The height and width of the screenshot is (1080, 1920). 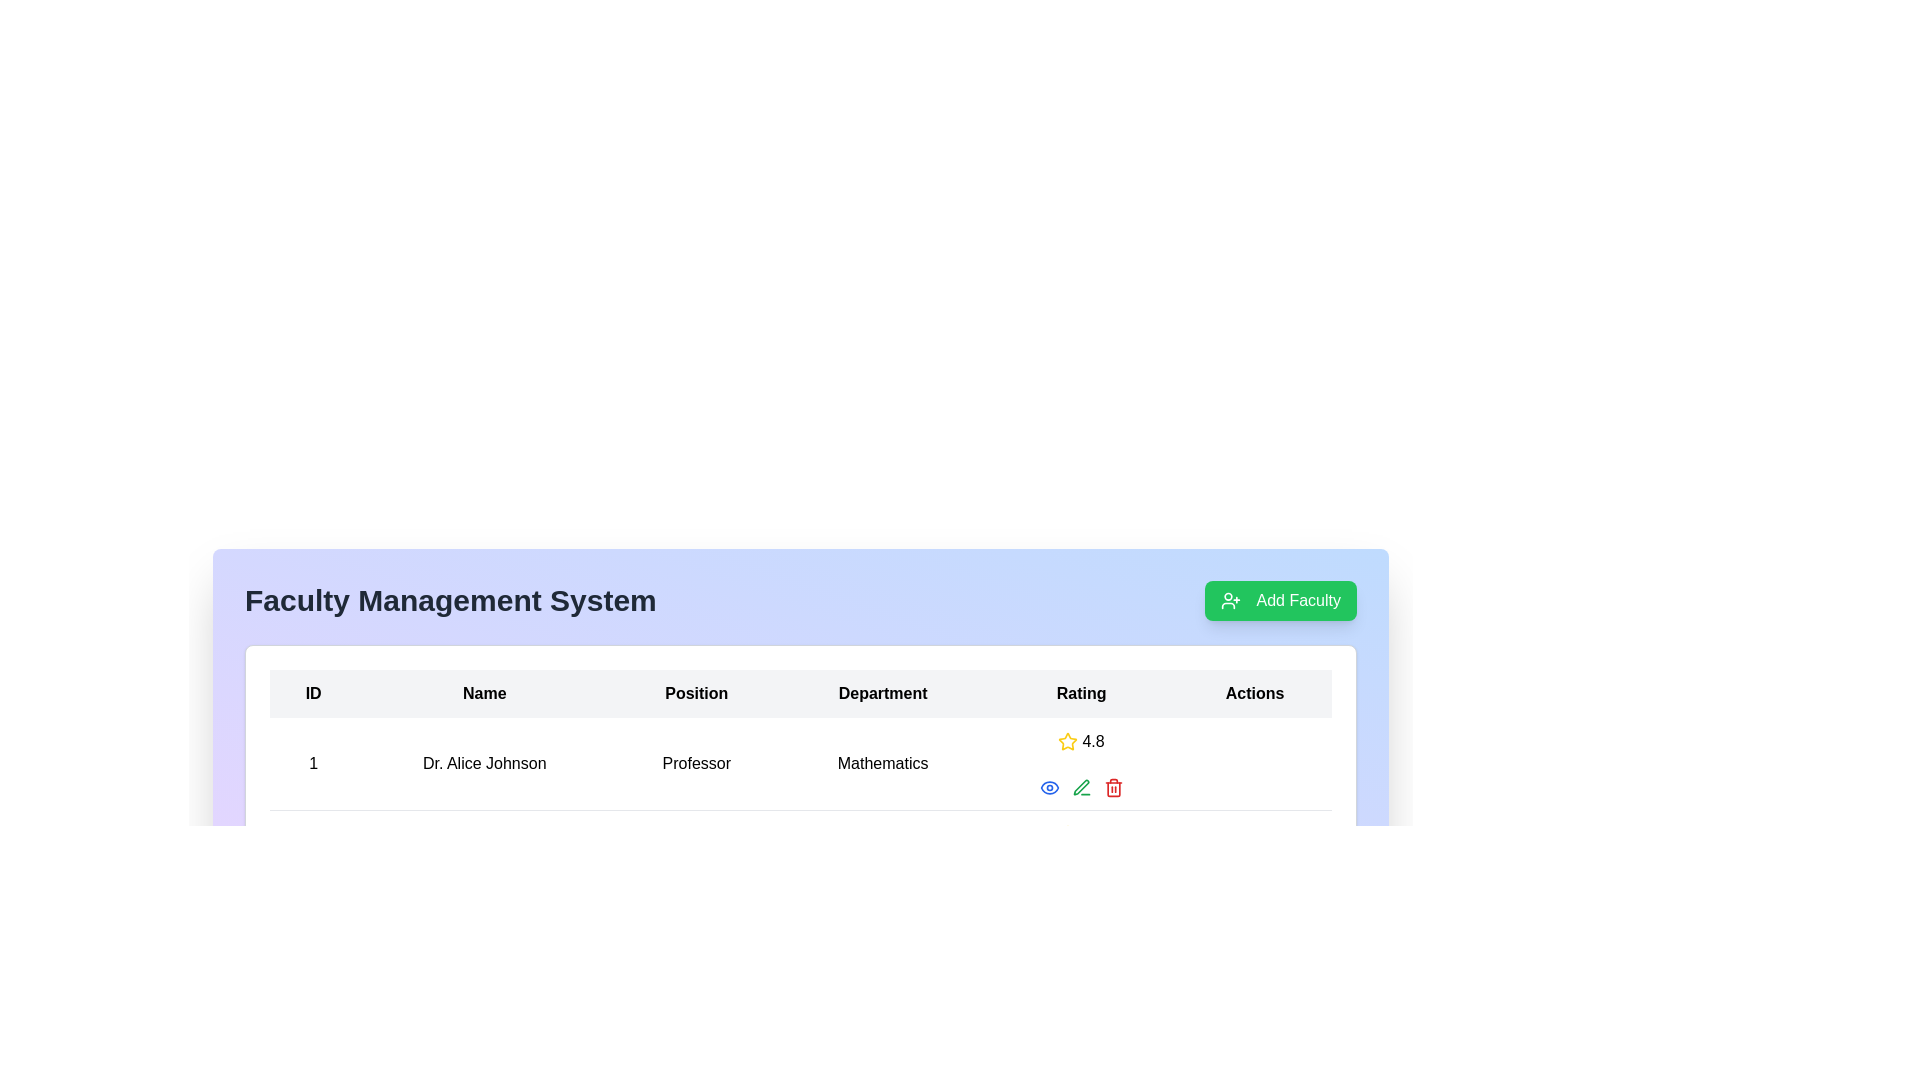 I want to click on the 'ID' text label, which is the first column header in the table layout, so click(x=312, y=693).